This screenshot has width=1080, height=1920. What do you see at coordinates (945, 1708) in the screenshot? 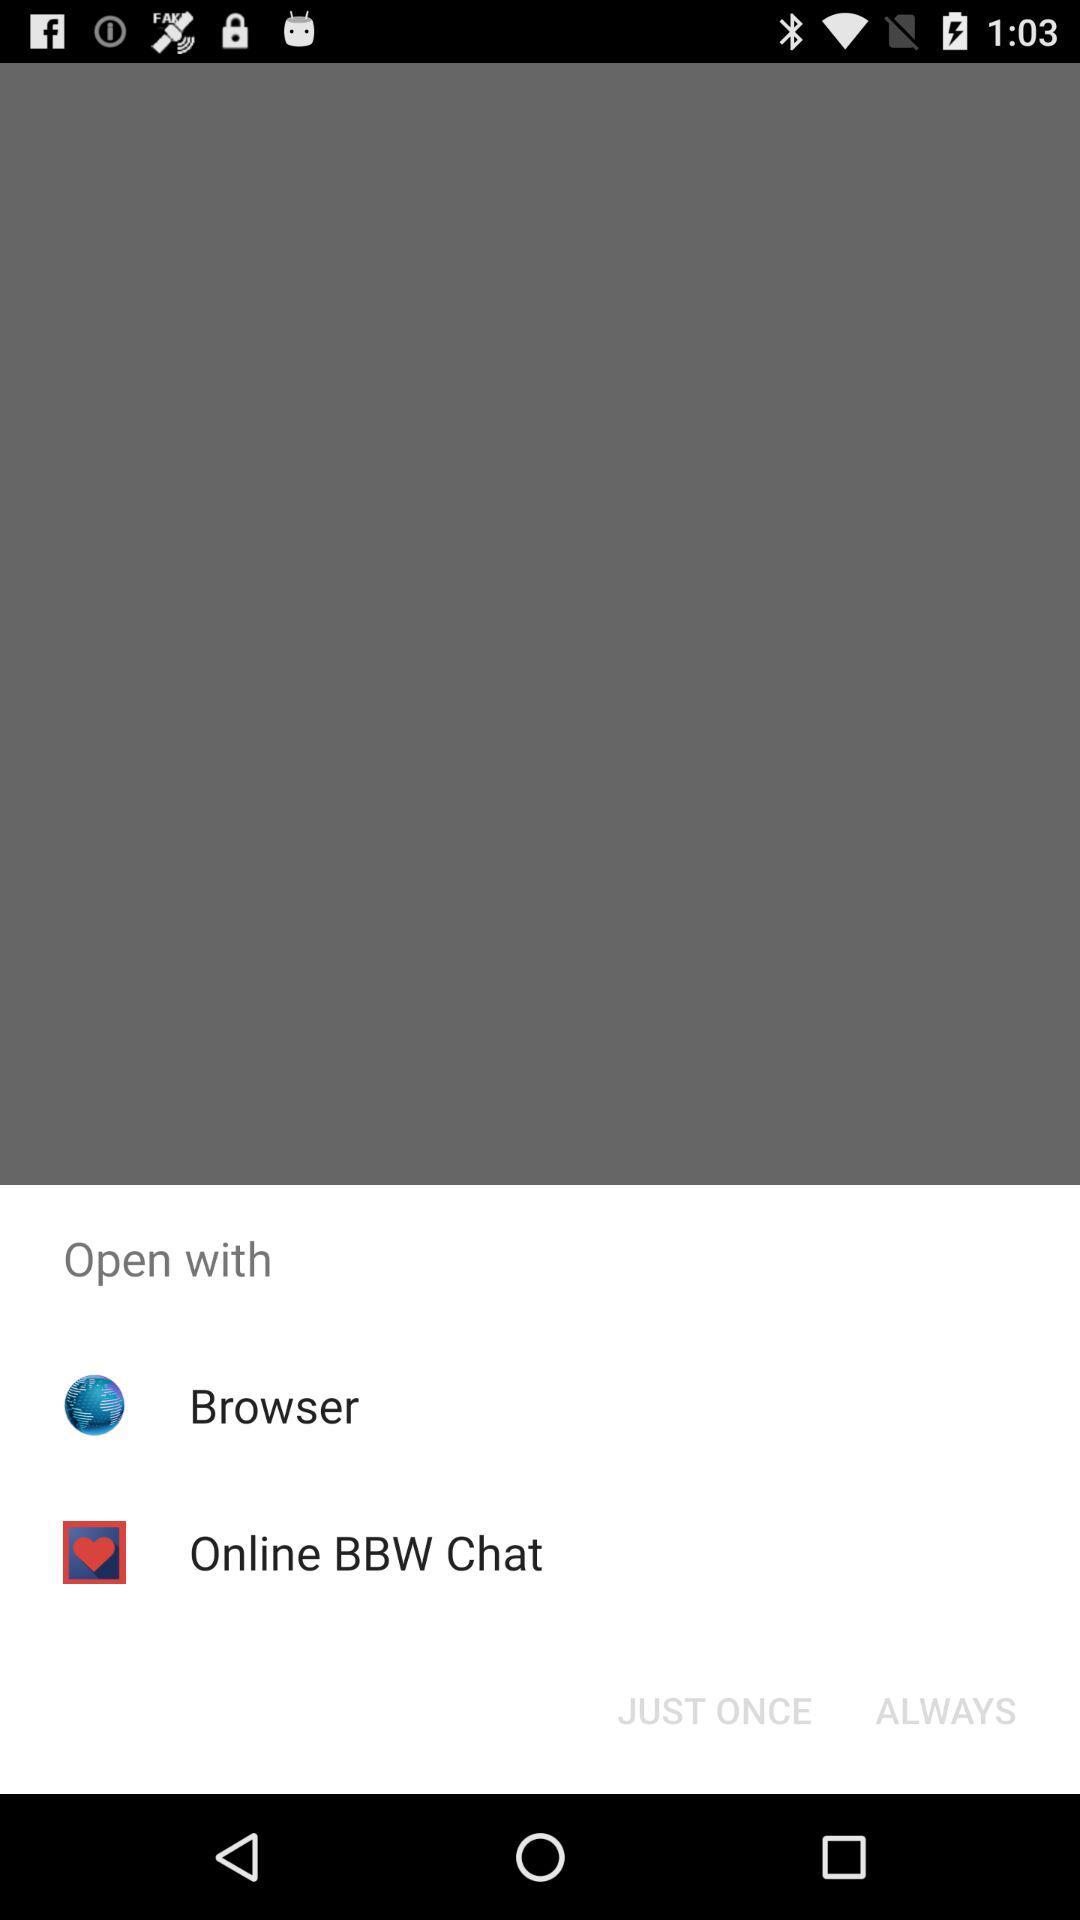
I see `the app below open with` at bounding box center [945, 1708].